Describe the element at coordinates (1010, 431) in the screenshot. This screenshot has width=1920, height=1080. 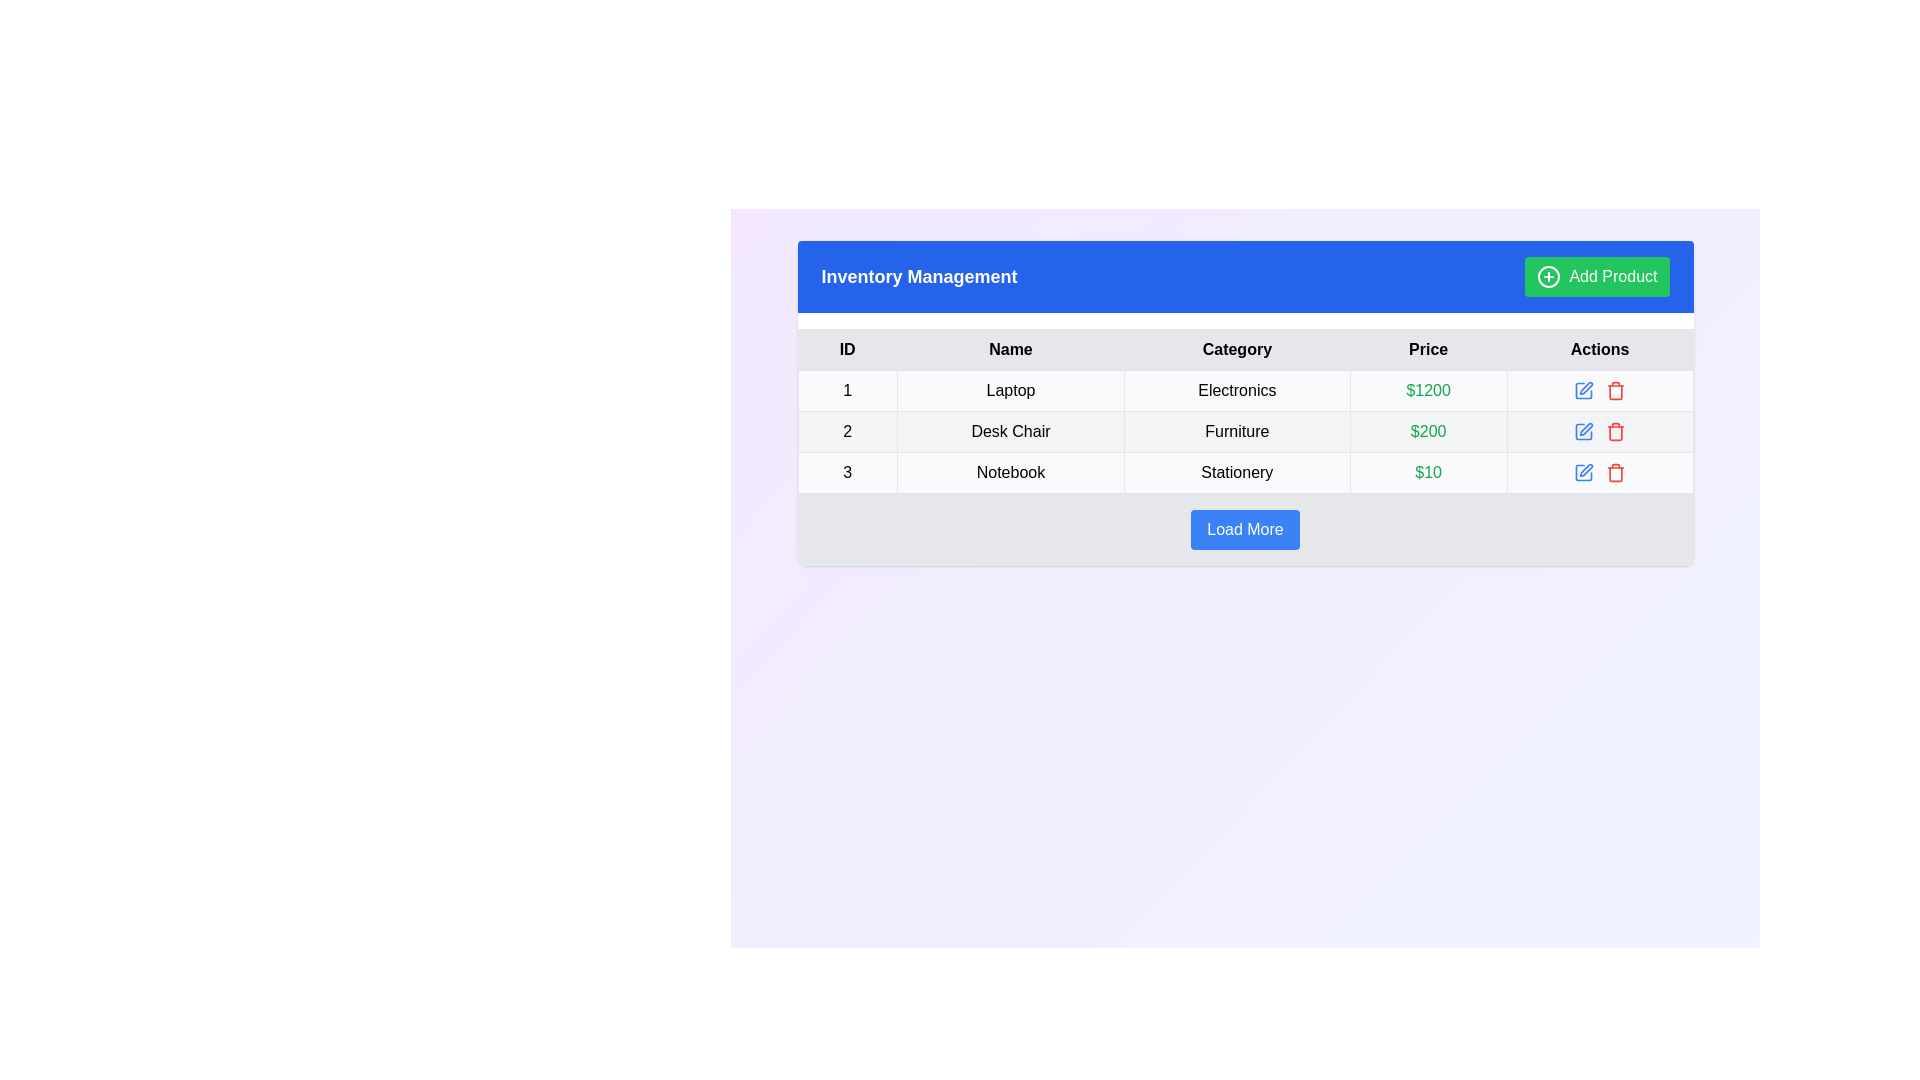
I see `the static text label indicating the name of the item in the inventory list, located in the second row of the table between the 'ID' and 'Category' columns` at that location.